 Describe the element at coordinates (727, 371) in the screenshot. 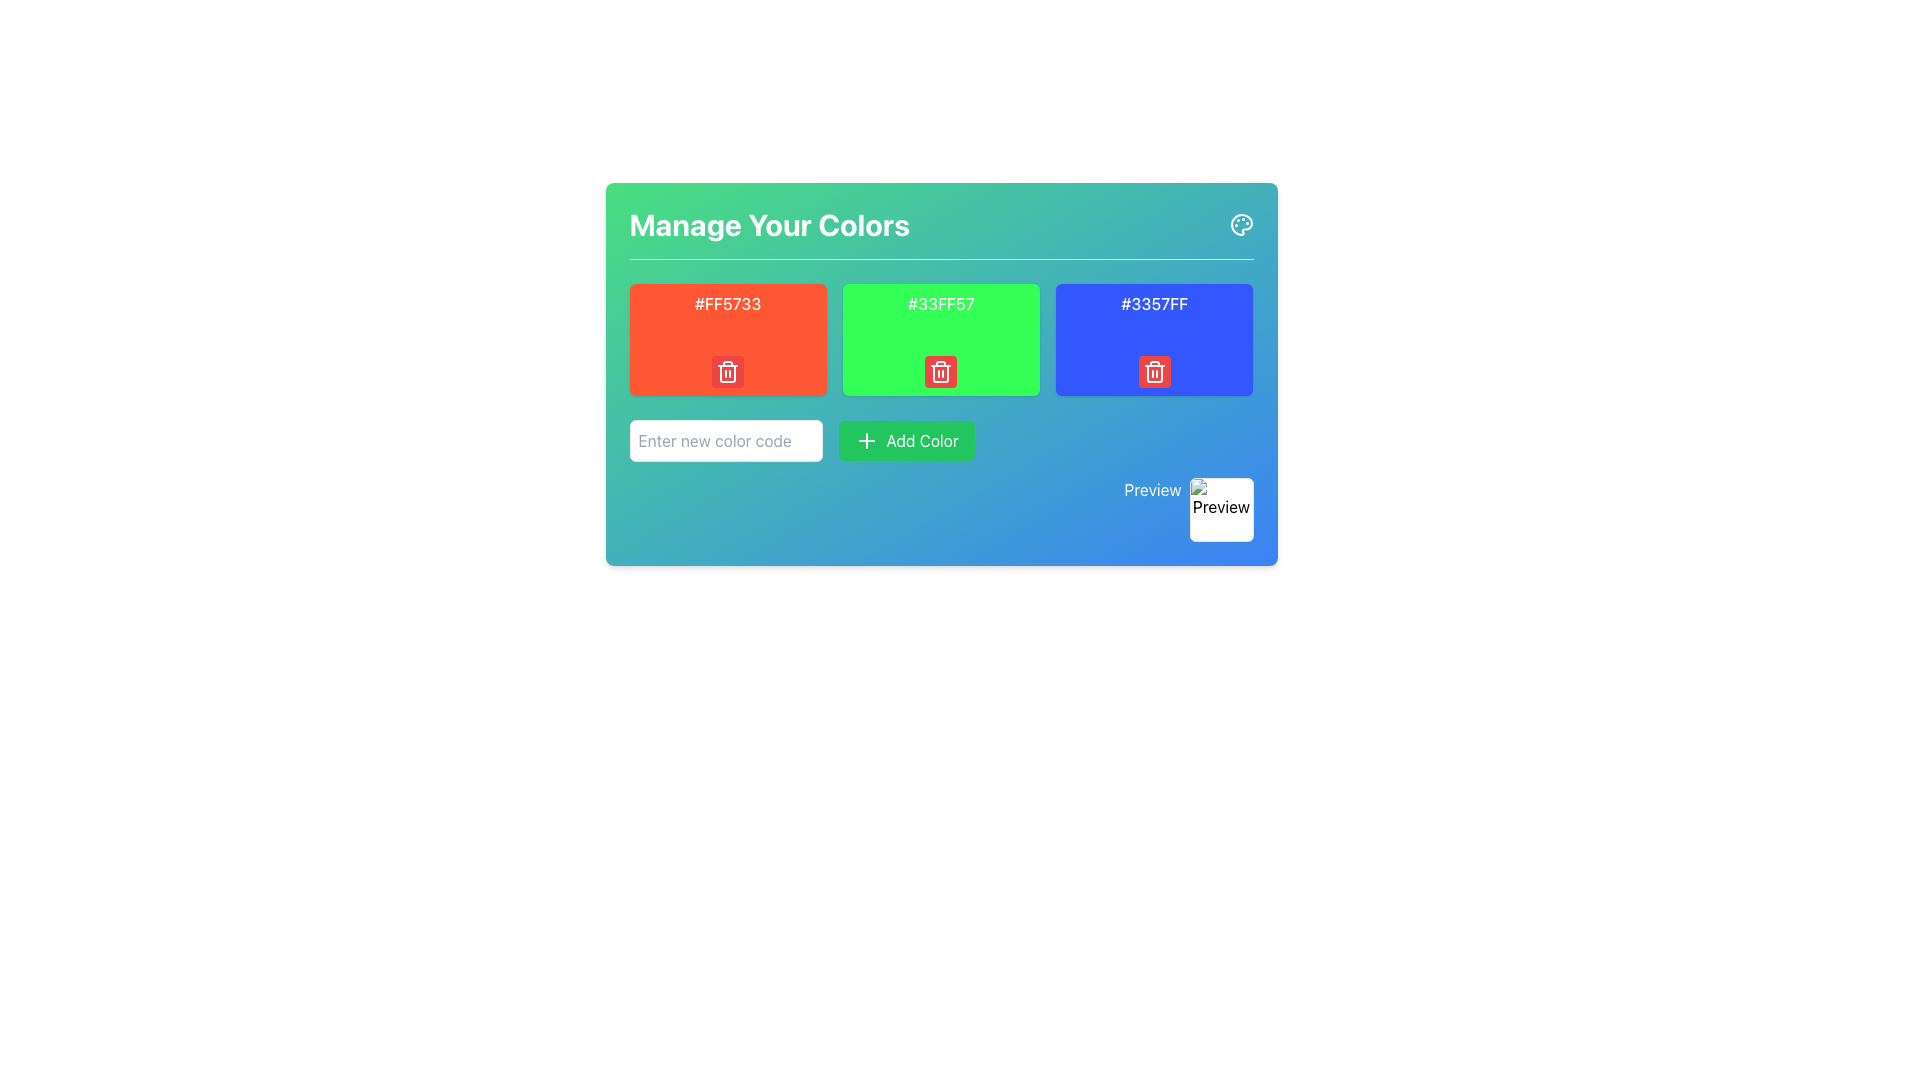

I see `the delete button located below the '#FF5733' text in the leftmost color block of the 'Manage Your Colors' interface` at that location.